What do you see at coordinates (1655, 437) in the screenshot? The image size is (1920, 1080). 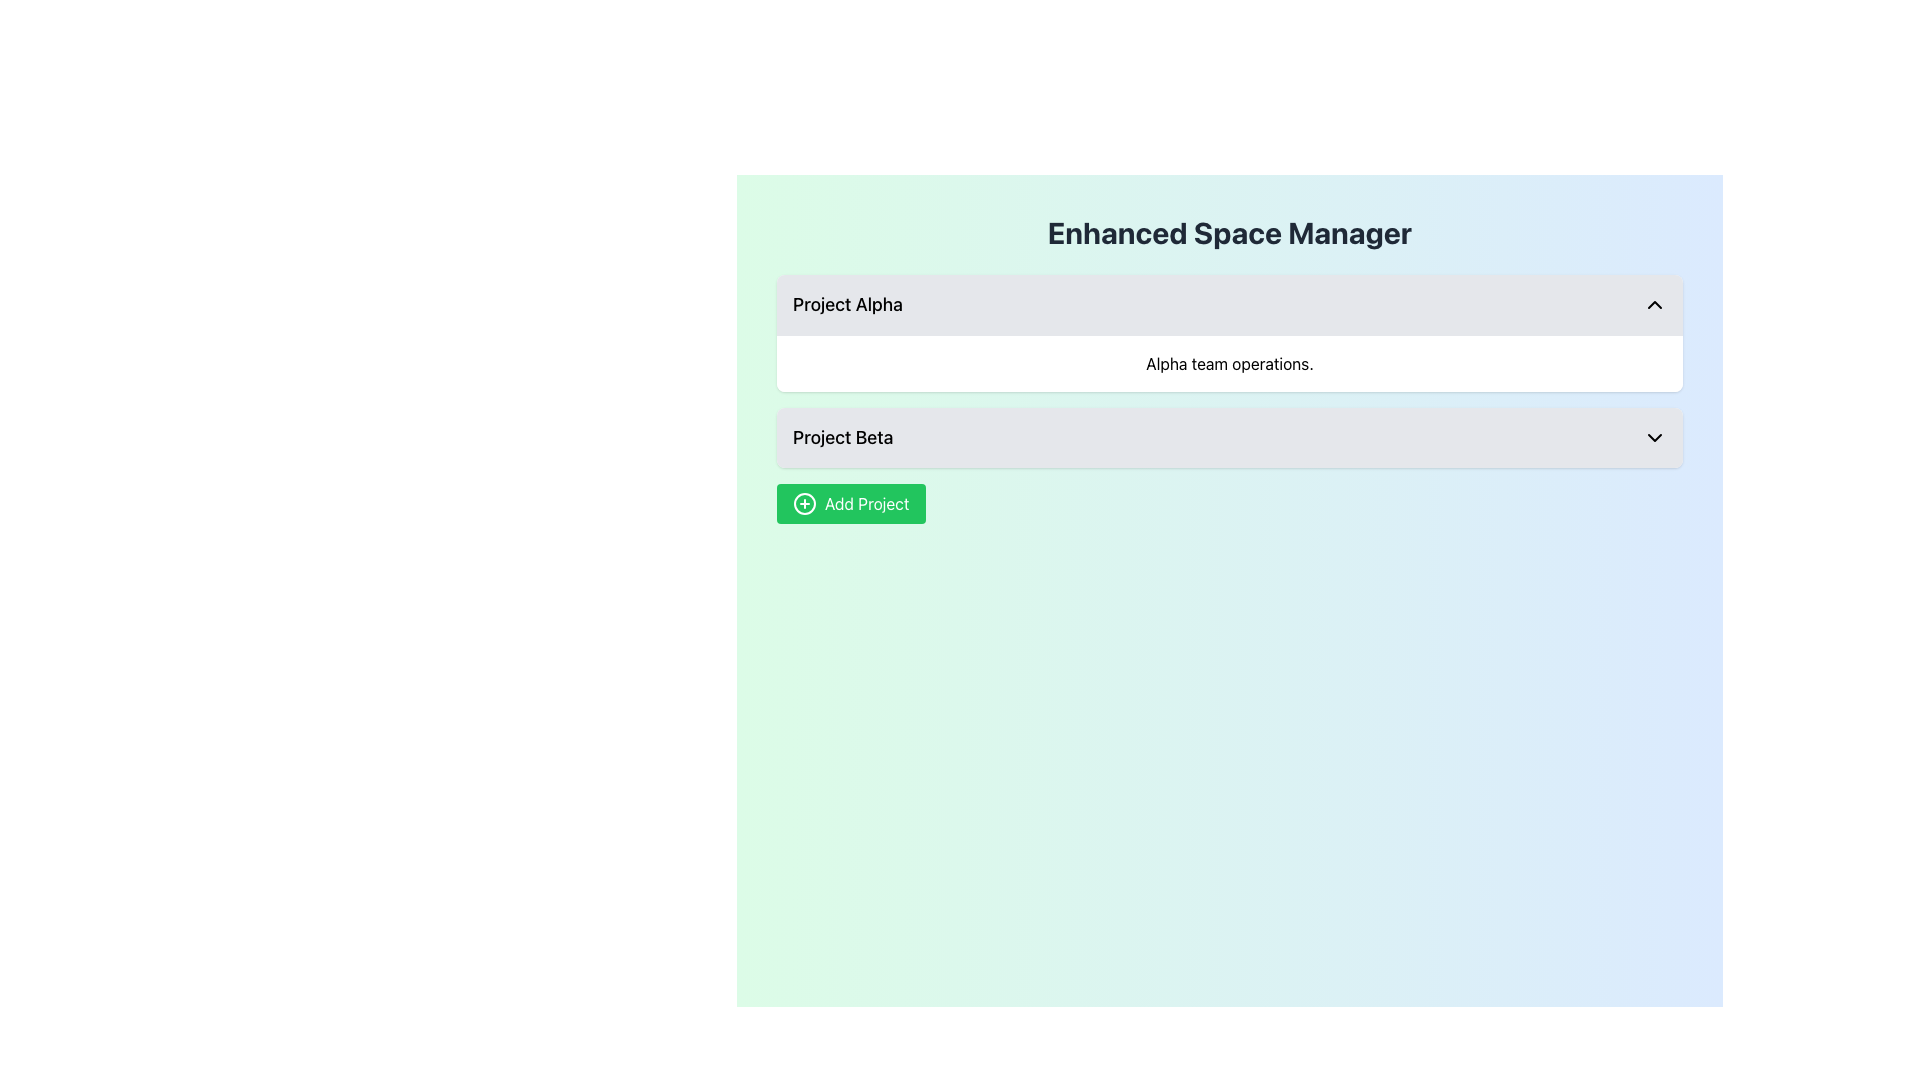 I see `the Dropdown Indicator located in the lower right corner of the 'Project Beta' section` at bounding box center [1655, 437].